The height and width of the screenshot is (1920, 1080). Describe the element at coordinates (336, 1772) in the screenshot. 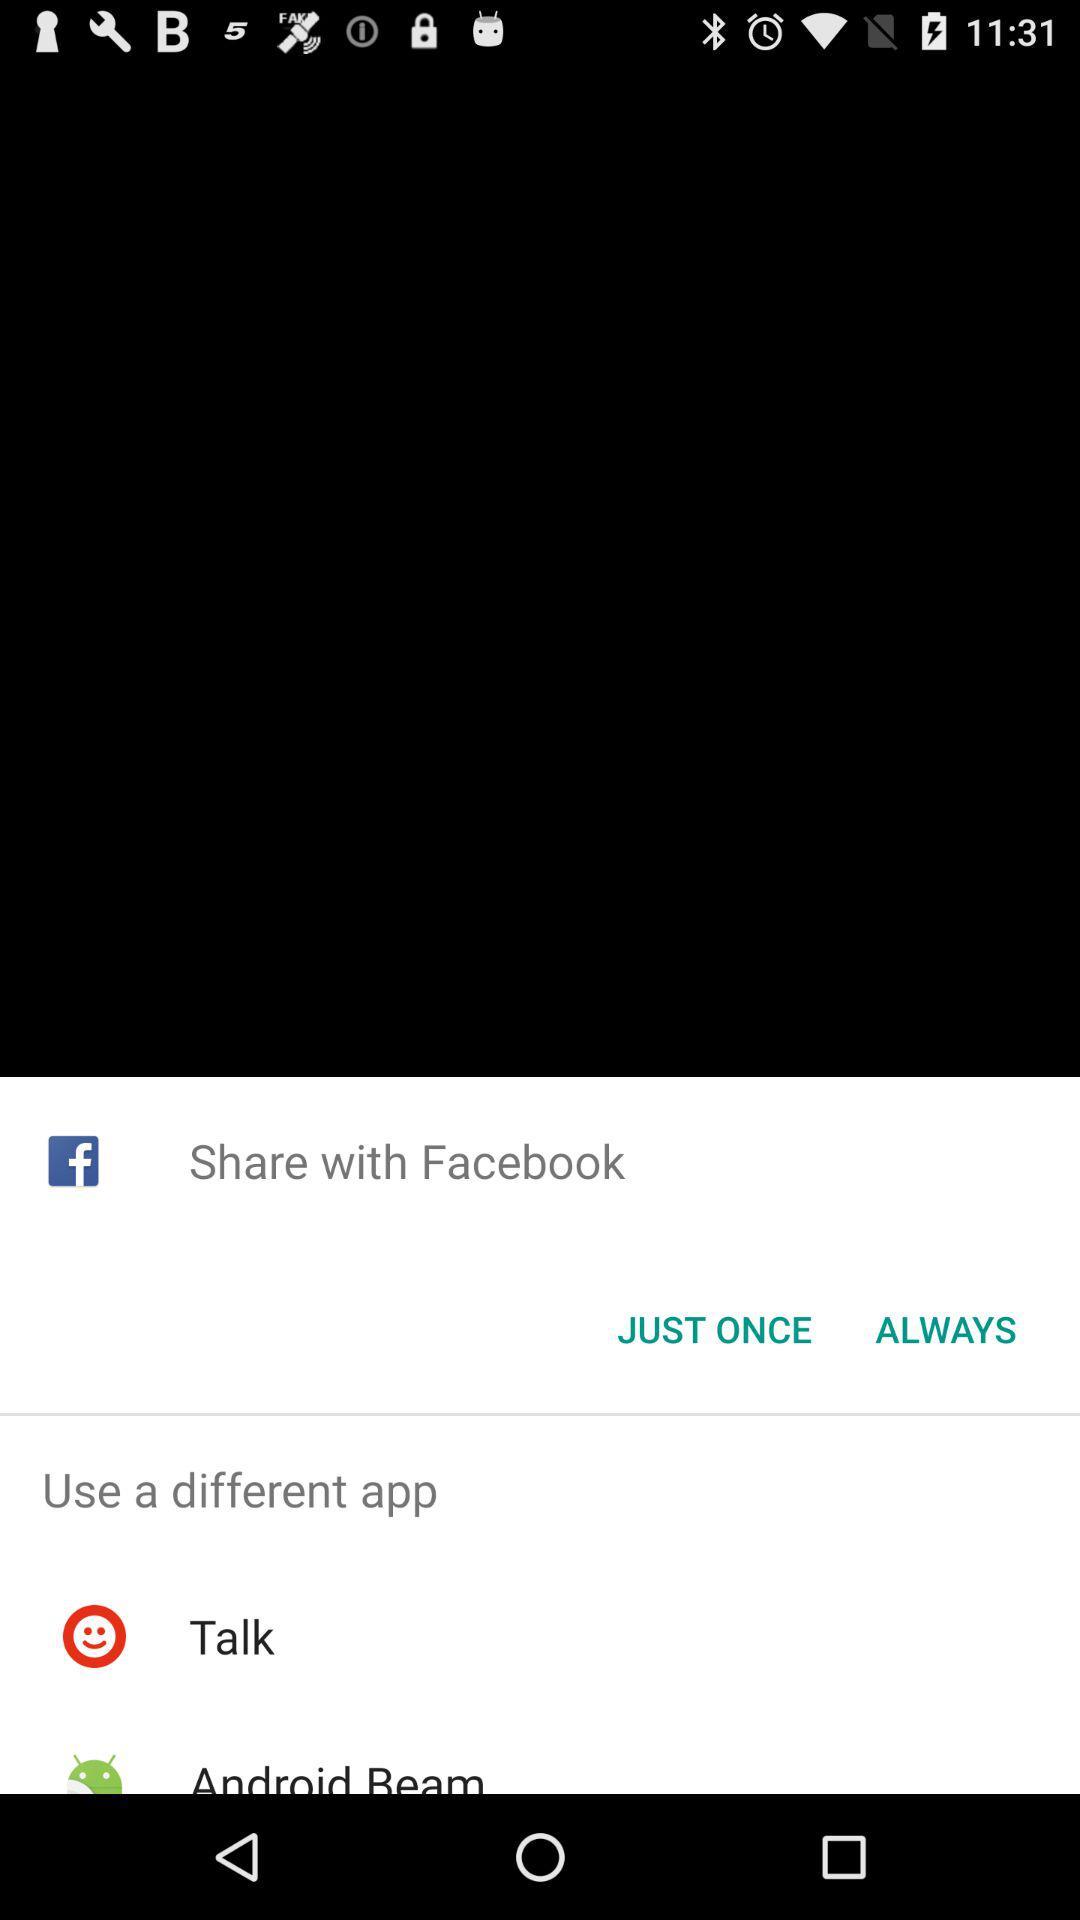

I see `the android beam item` at that location.